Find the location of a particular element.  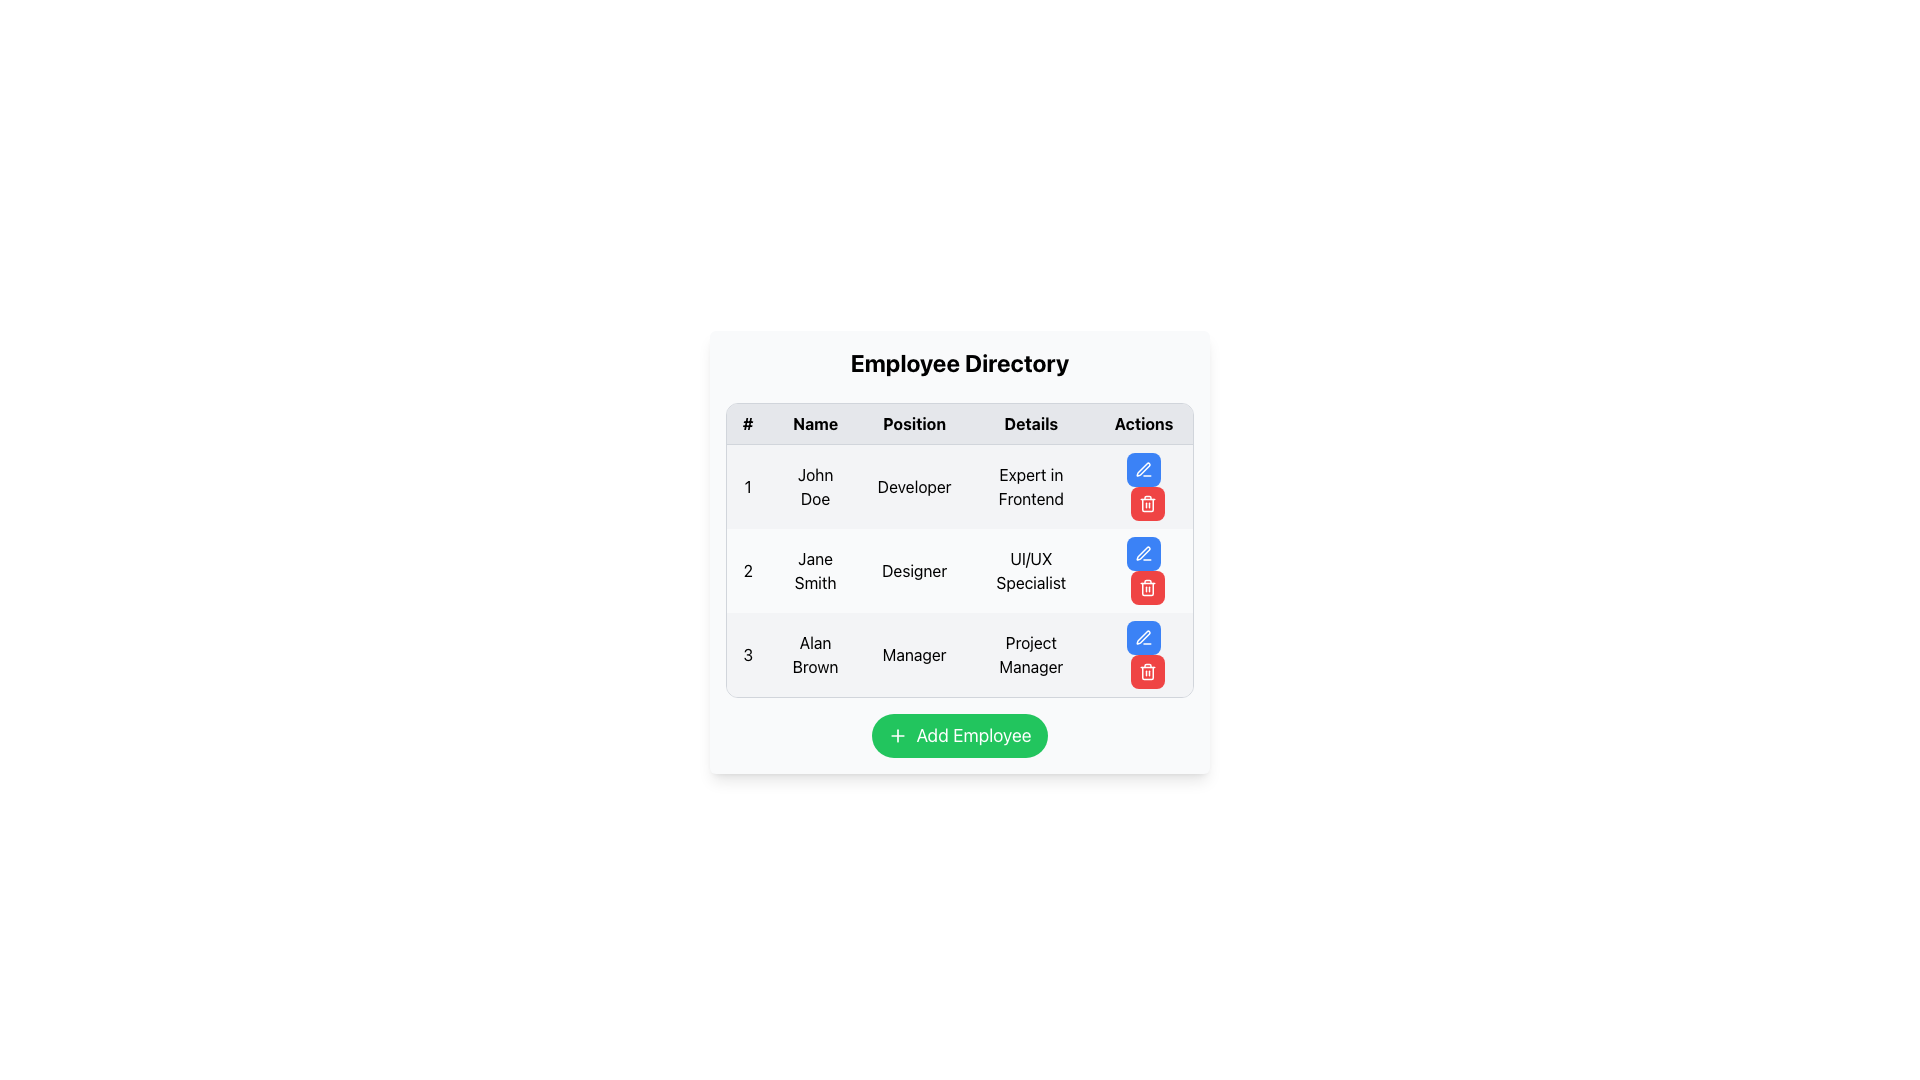

the 'Position' label indicating the occupational role of 'Alan Brown' located in the third row of the table is located at coordinates (913, 655).